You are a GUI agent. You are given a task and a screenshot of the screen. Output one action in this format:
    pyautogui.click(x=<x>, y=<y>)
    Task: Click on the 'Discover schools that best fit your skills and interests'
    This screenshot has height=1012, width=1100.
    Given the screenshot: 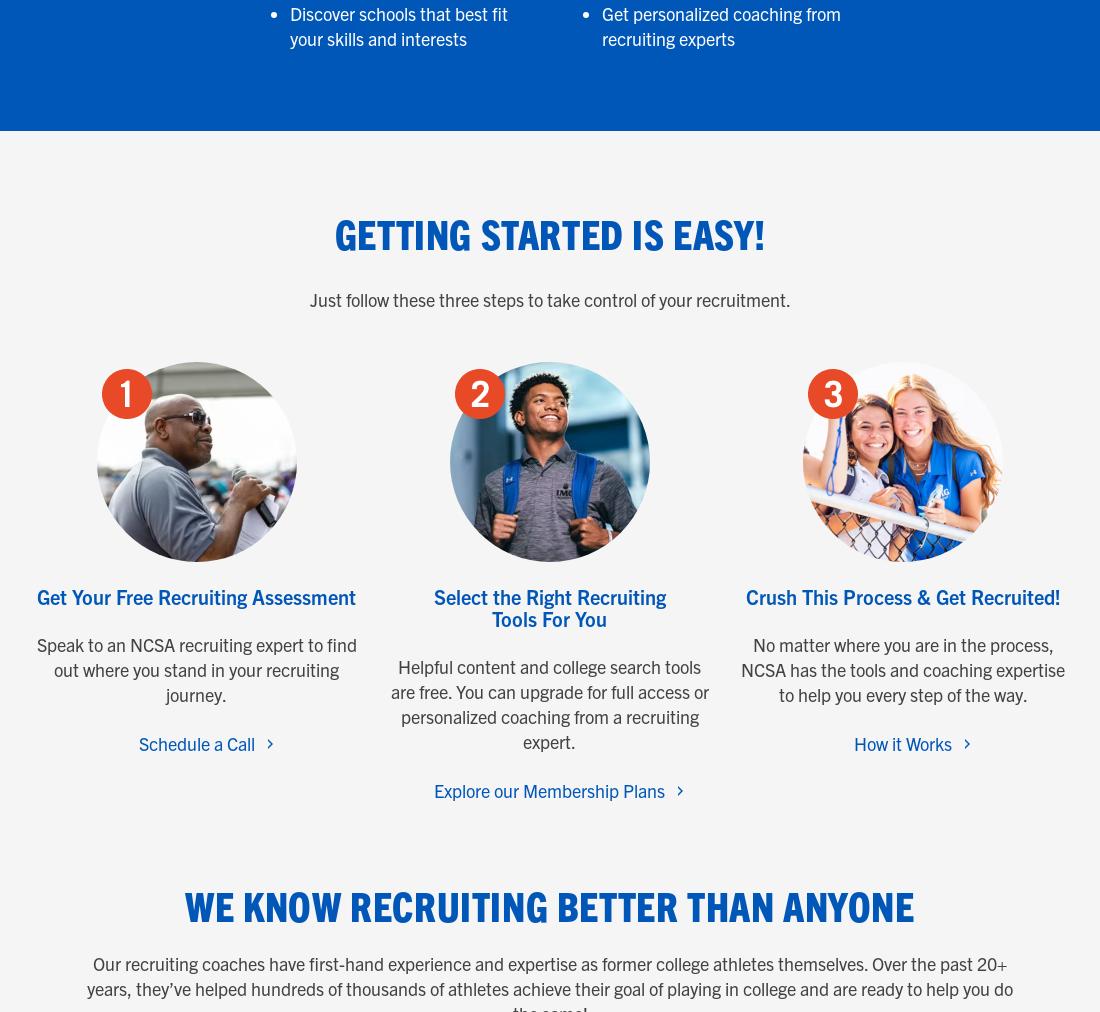 What is the action you would take?
    pyautogui.click(x=288, y=25)
    